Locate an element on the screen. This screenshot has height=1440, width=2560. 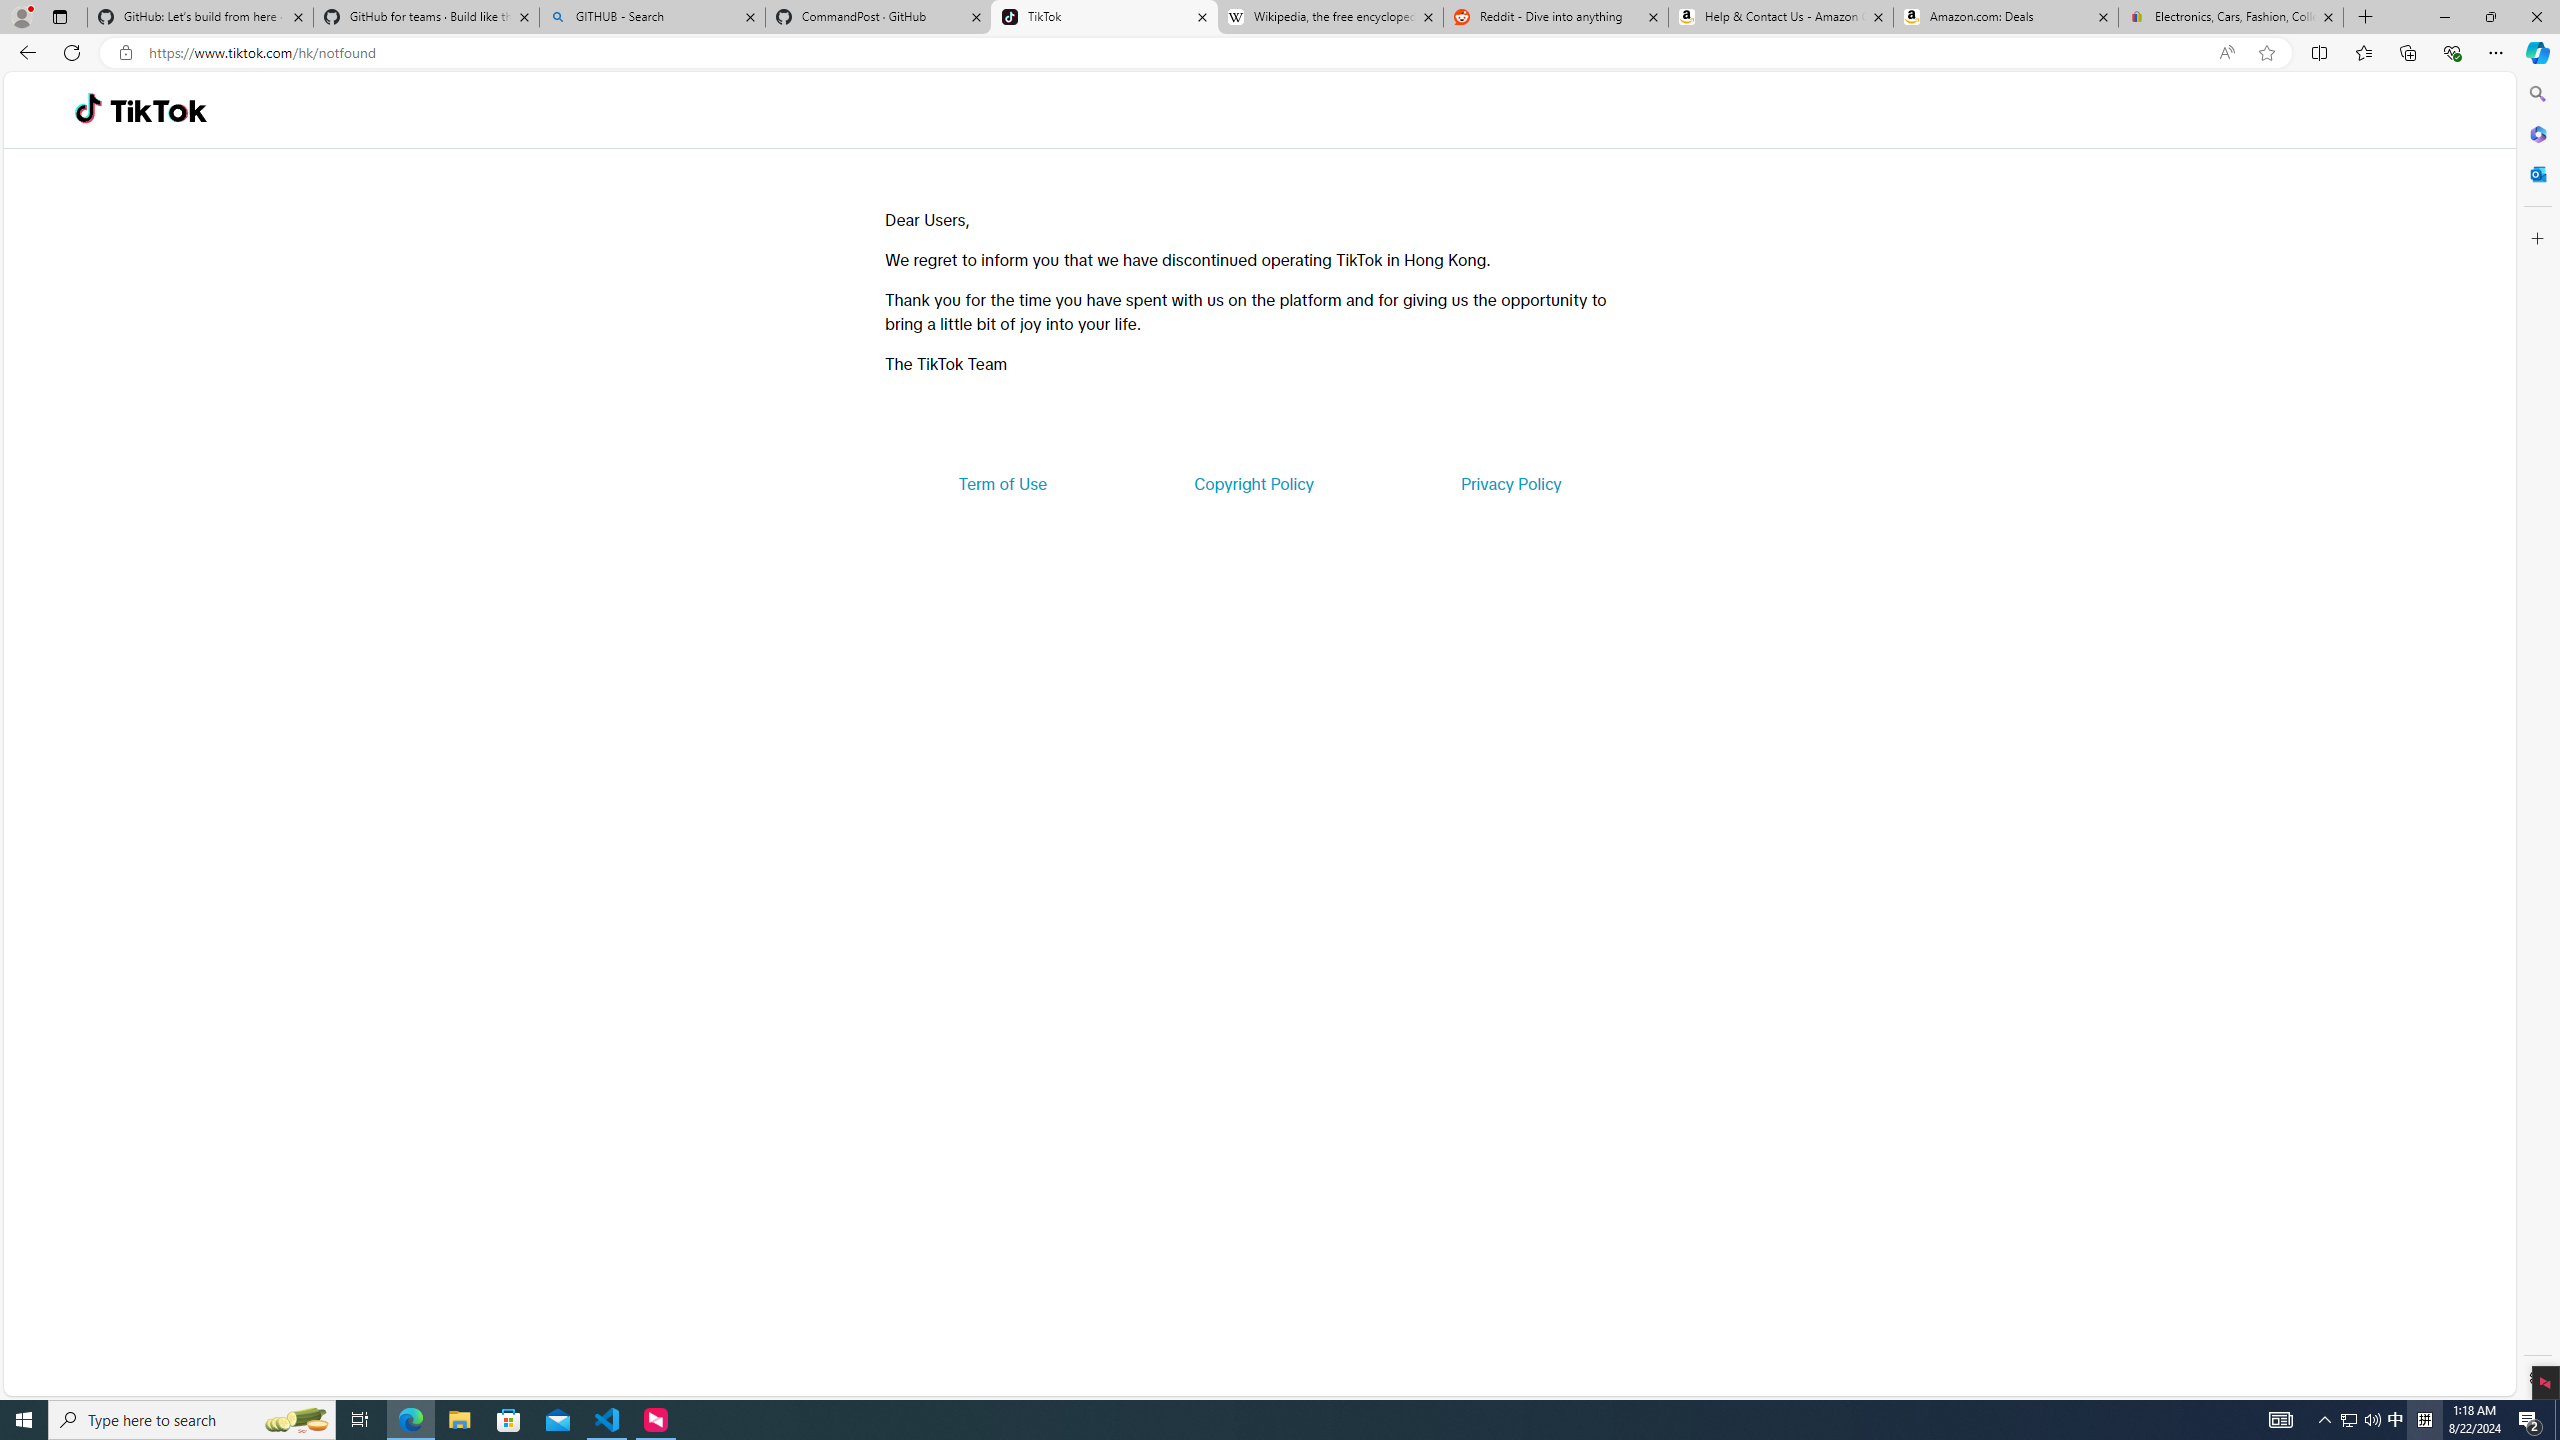
'Copyright Policy' is located at coordinates (1252, 482).